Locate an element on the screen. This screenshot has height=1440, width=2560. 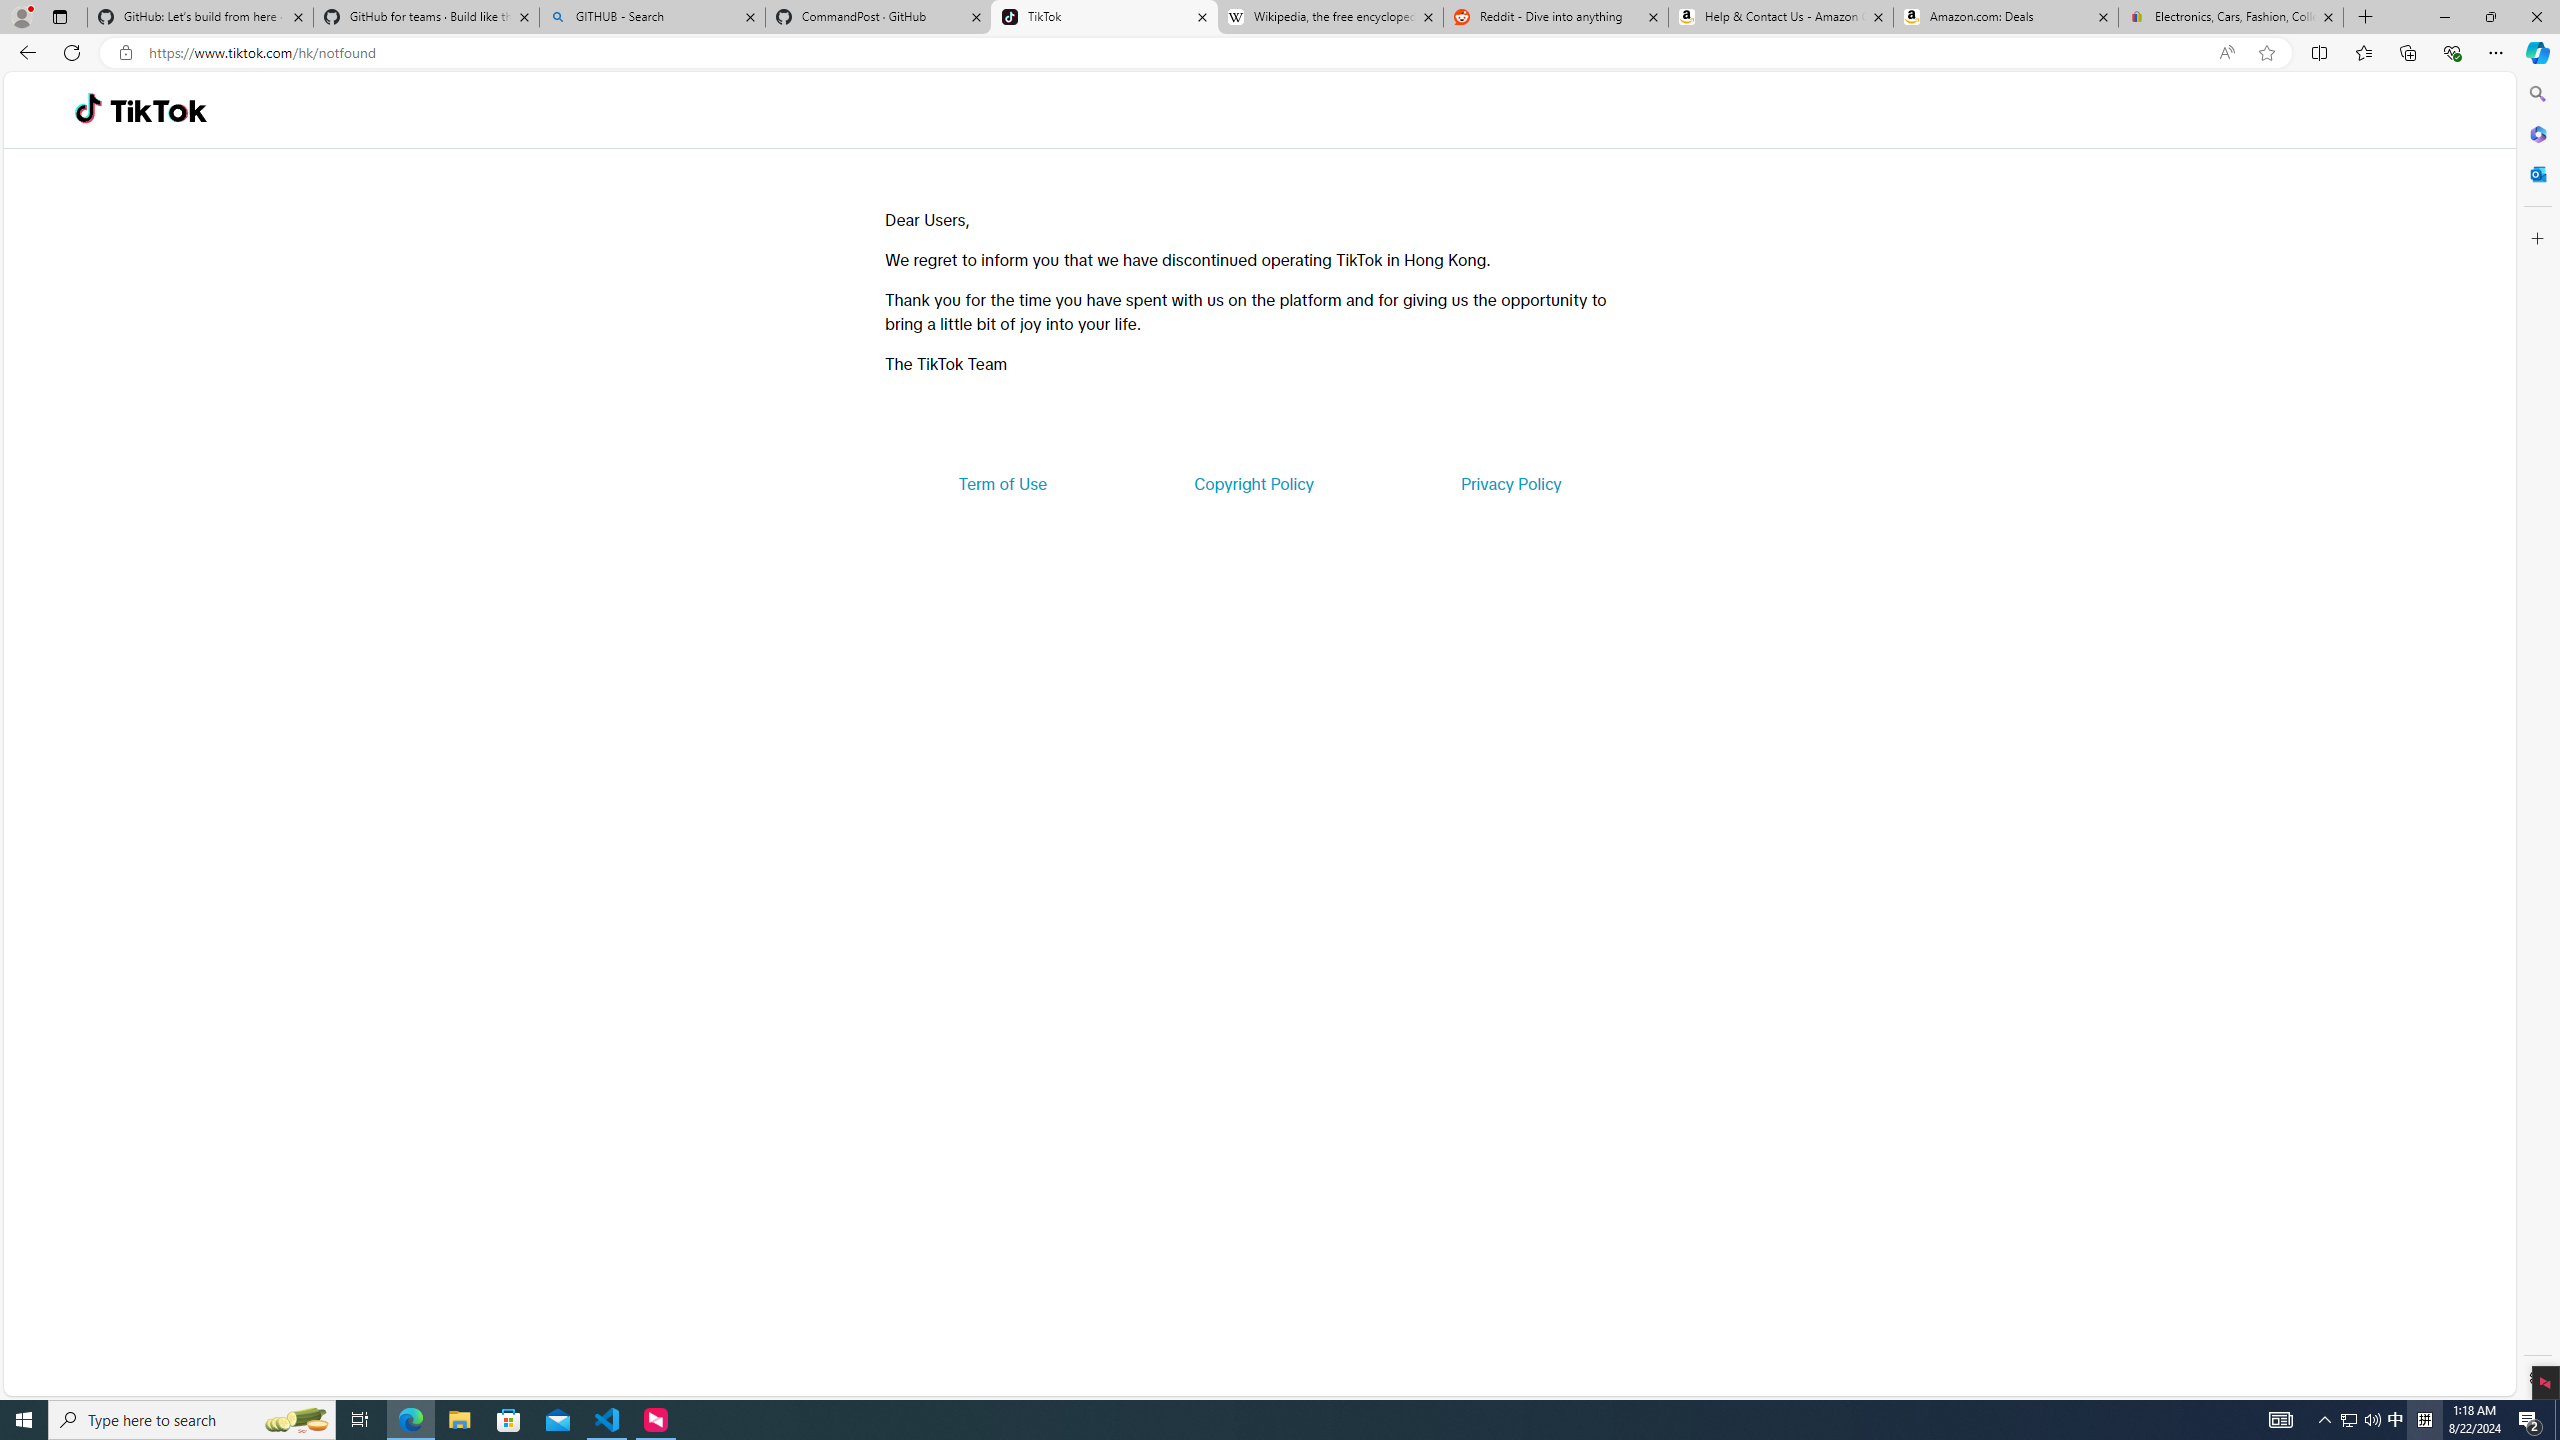
'Copyright Policy' is located at coordinates (1252, 482).